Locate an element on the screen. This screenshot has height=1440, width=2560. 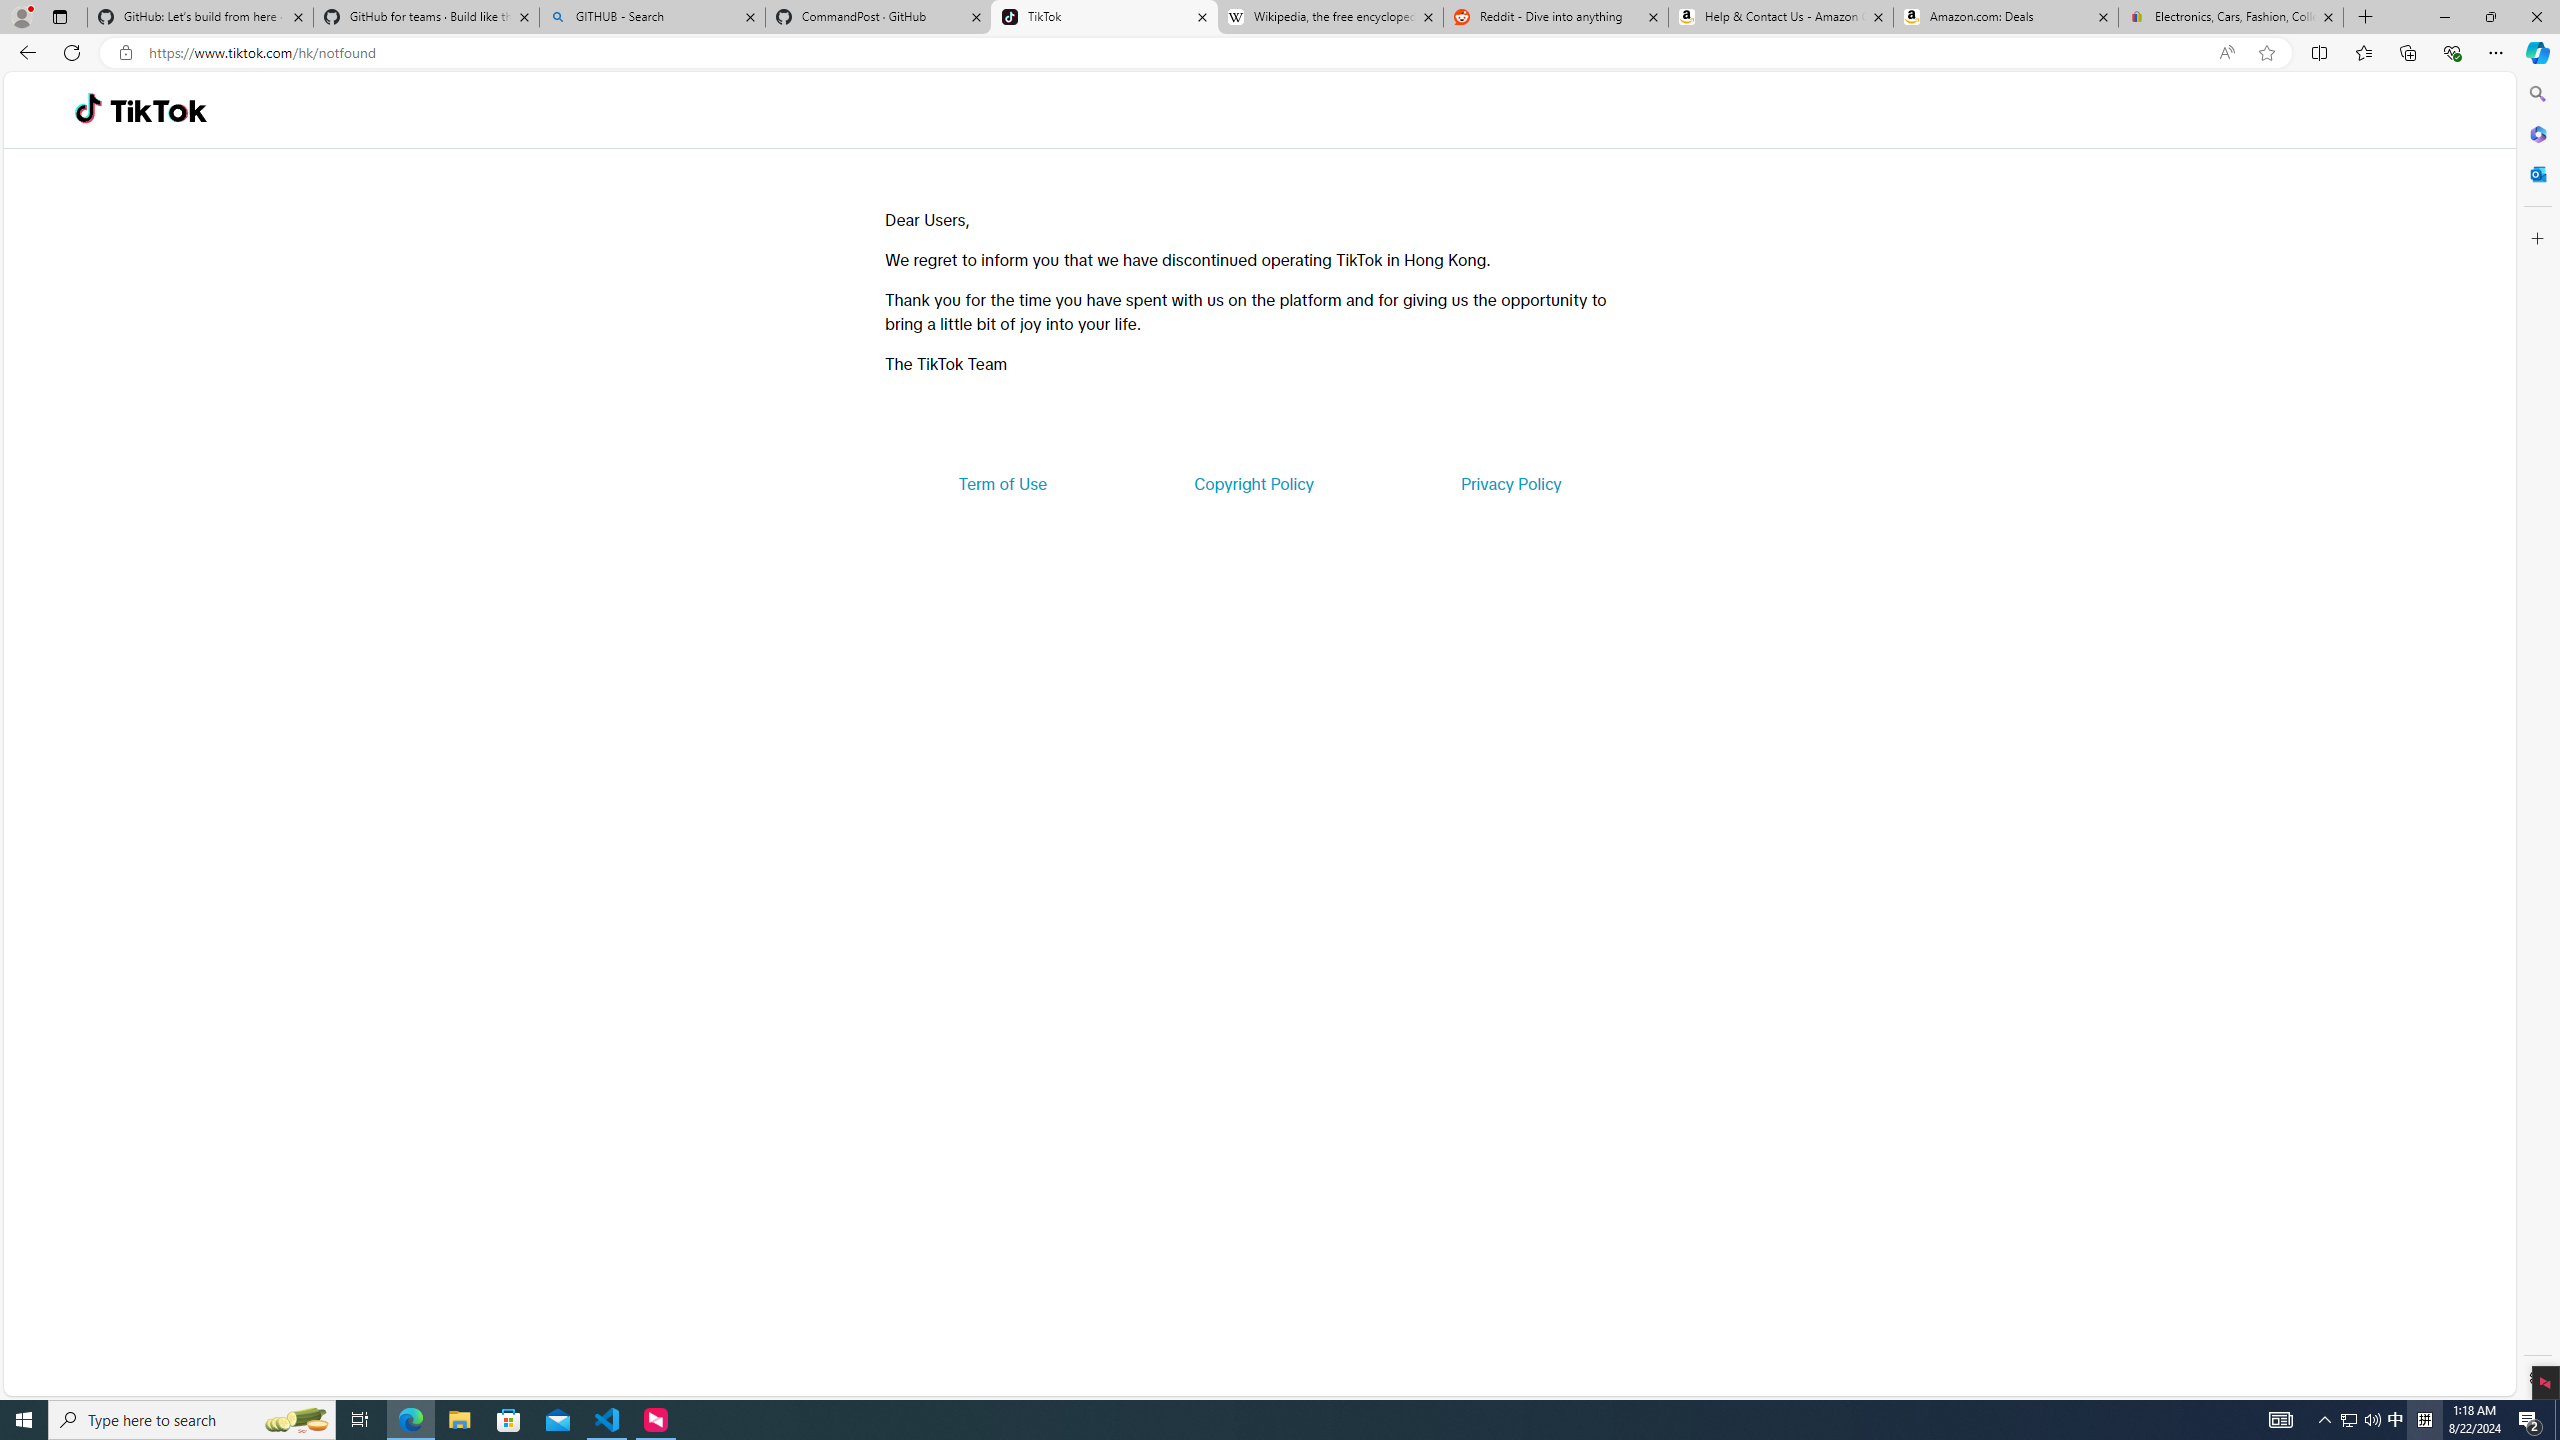
'Copyright Policy' is located at coordinates (1252, 482).